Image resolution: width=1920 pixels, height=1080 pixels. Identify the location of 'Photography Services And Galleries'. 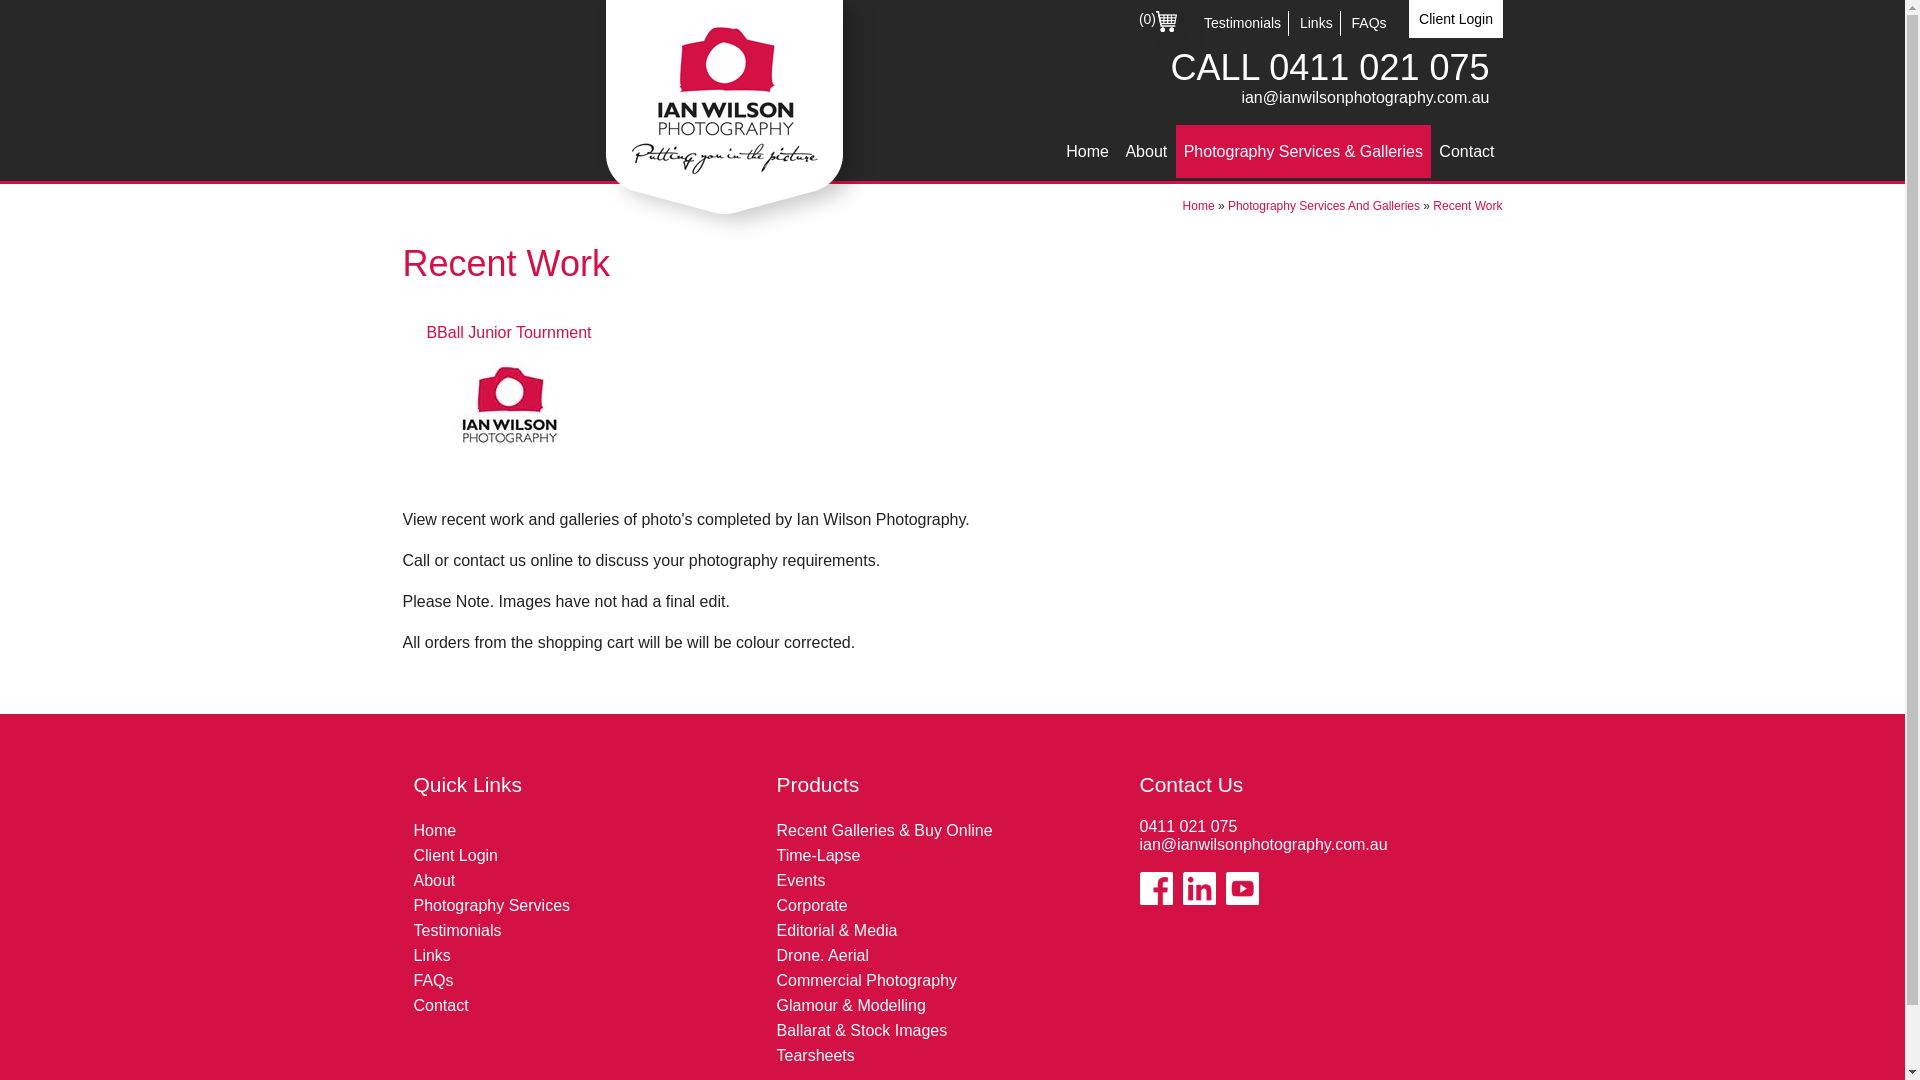
(1324, 205).